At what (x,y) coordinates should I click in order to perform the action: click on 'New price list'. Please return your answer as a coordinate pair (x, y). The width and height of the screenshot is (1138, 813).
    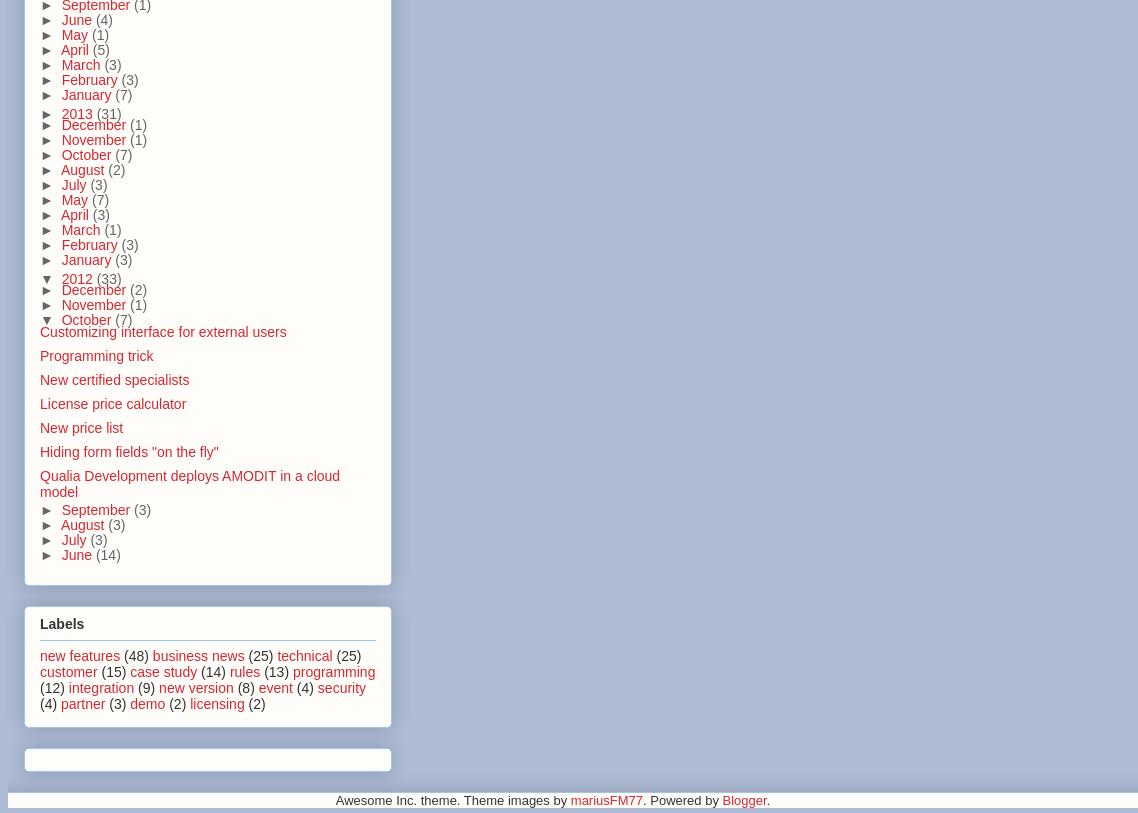
    Looking at the image, I should click on (39, 426).